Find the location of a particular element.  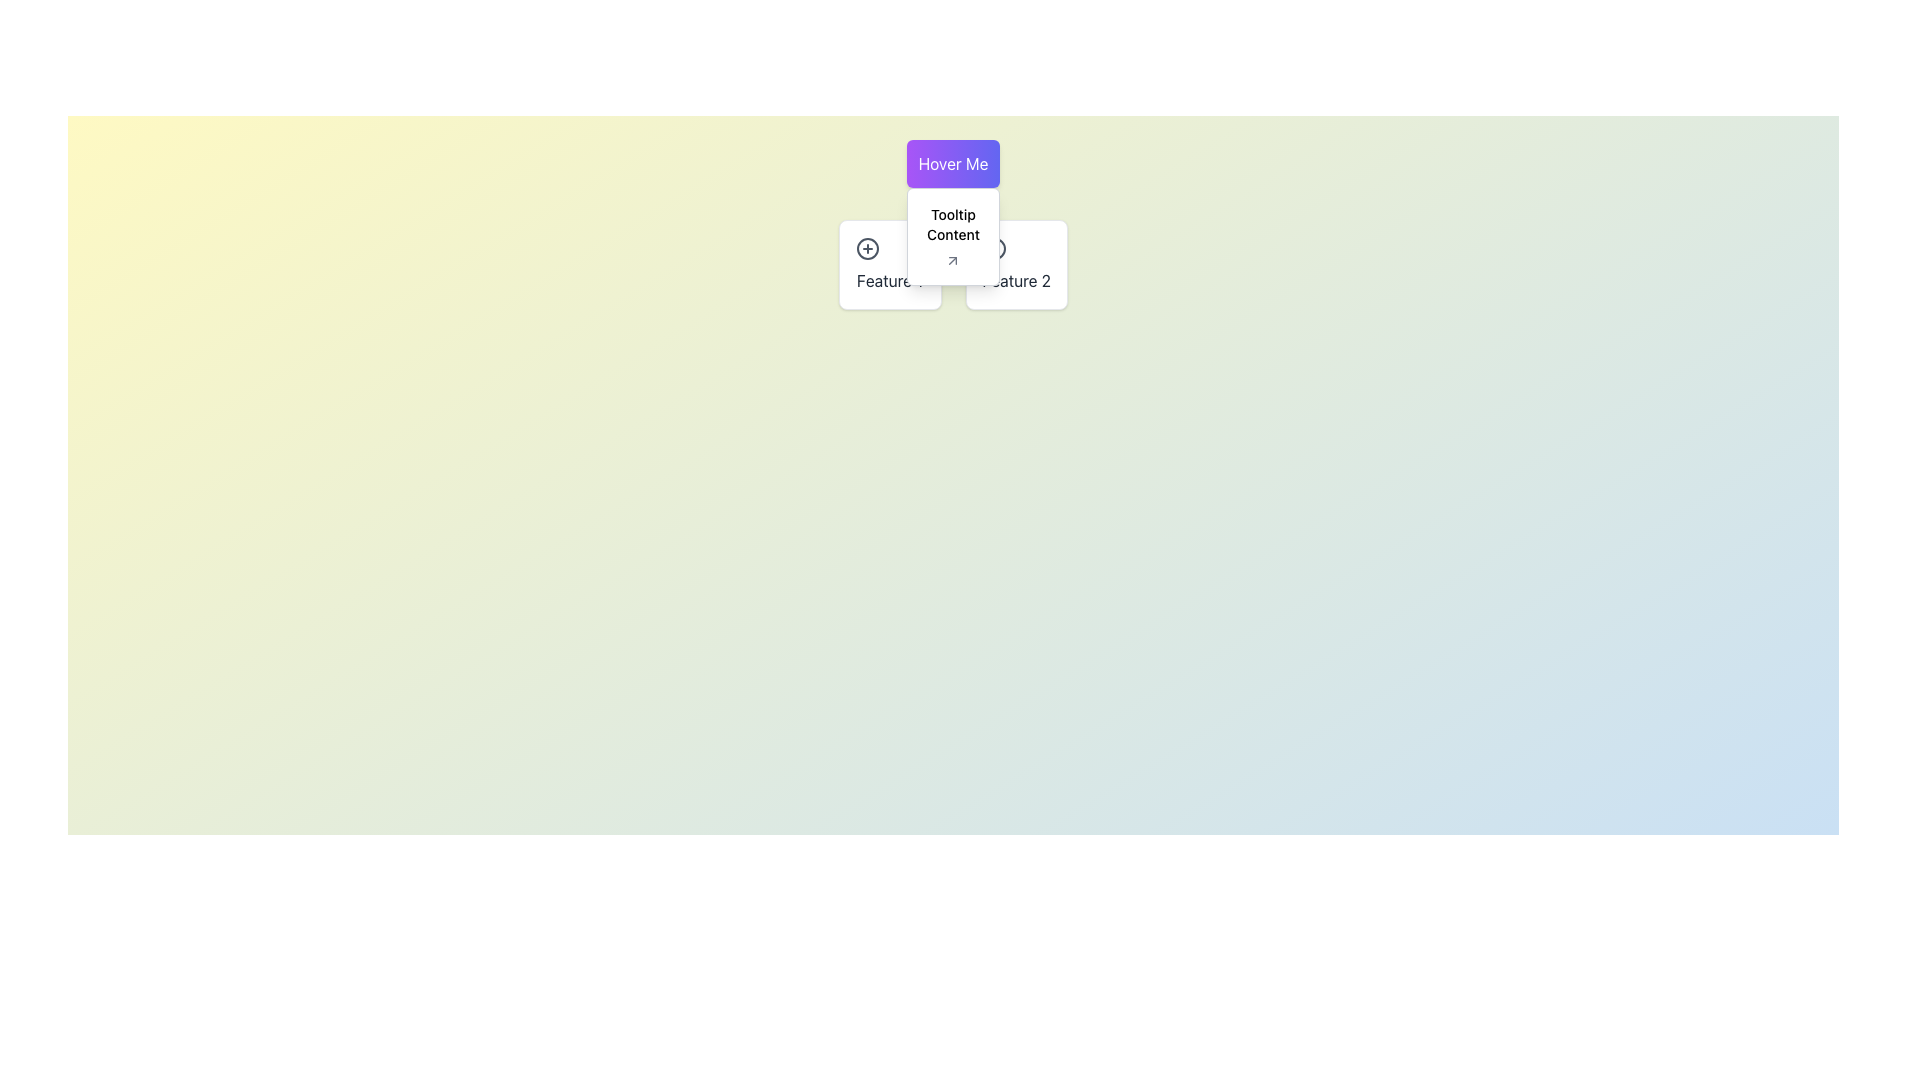

the button that triggers a tooltip display, which is centrally located above the tooltip and feature cards labeled 'Feature 1' and 'Feature 2' is located at coordinates (952, 163).